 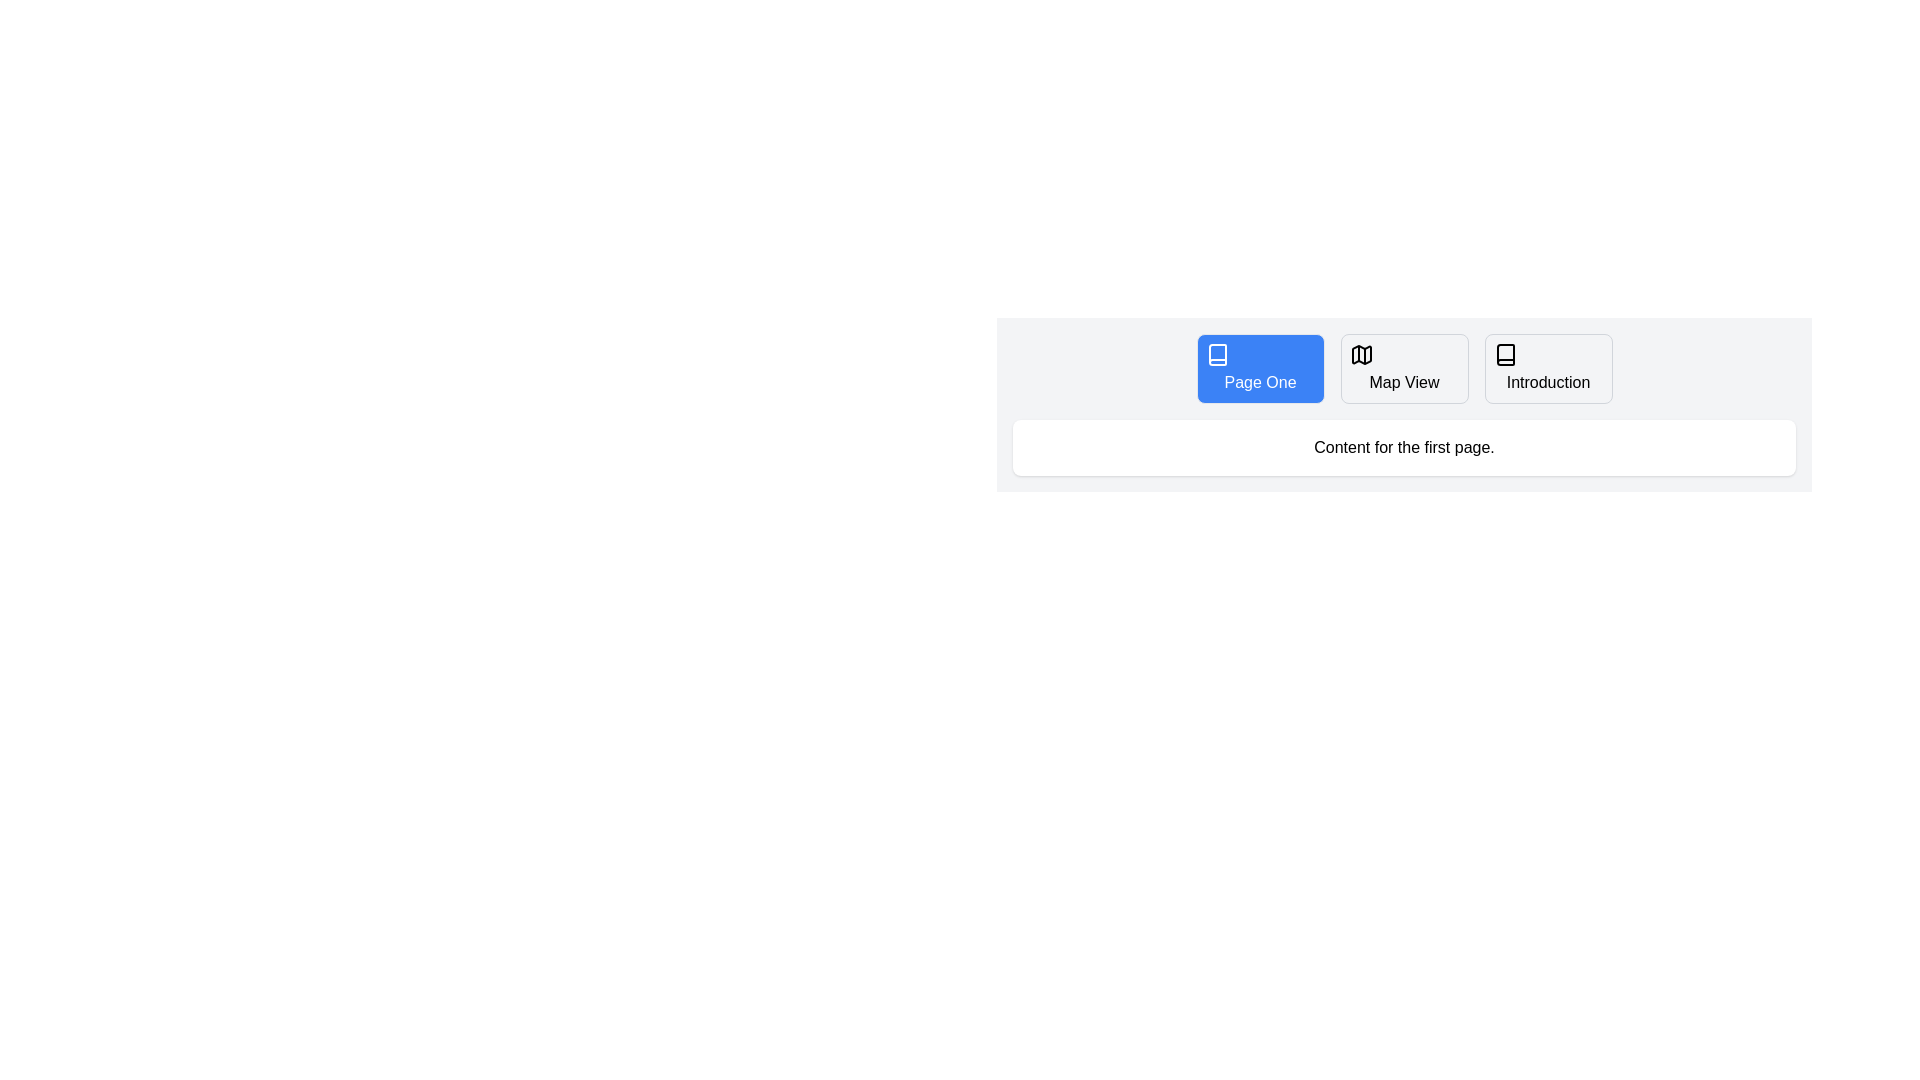 What do you see at coordinates (1360, 353) in the screenshot?
I see `the 'Map View' icon within the SVG component` at bounding box center [1360, 353].